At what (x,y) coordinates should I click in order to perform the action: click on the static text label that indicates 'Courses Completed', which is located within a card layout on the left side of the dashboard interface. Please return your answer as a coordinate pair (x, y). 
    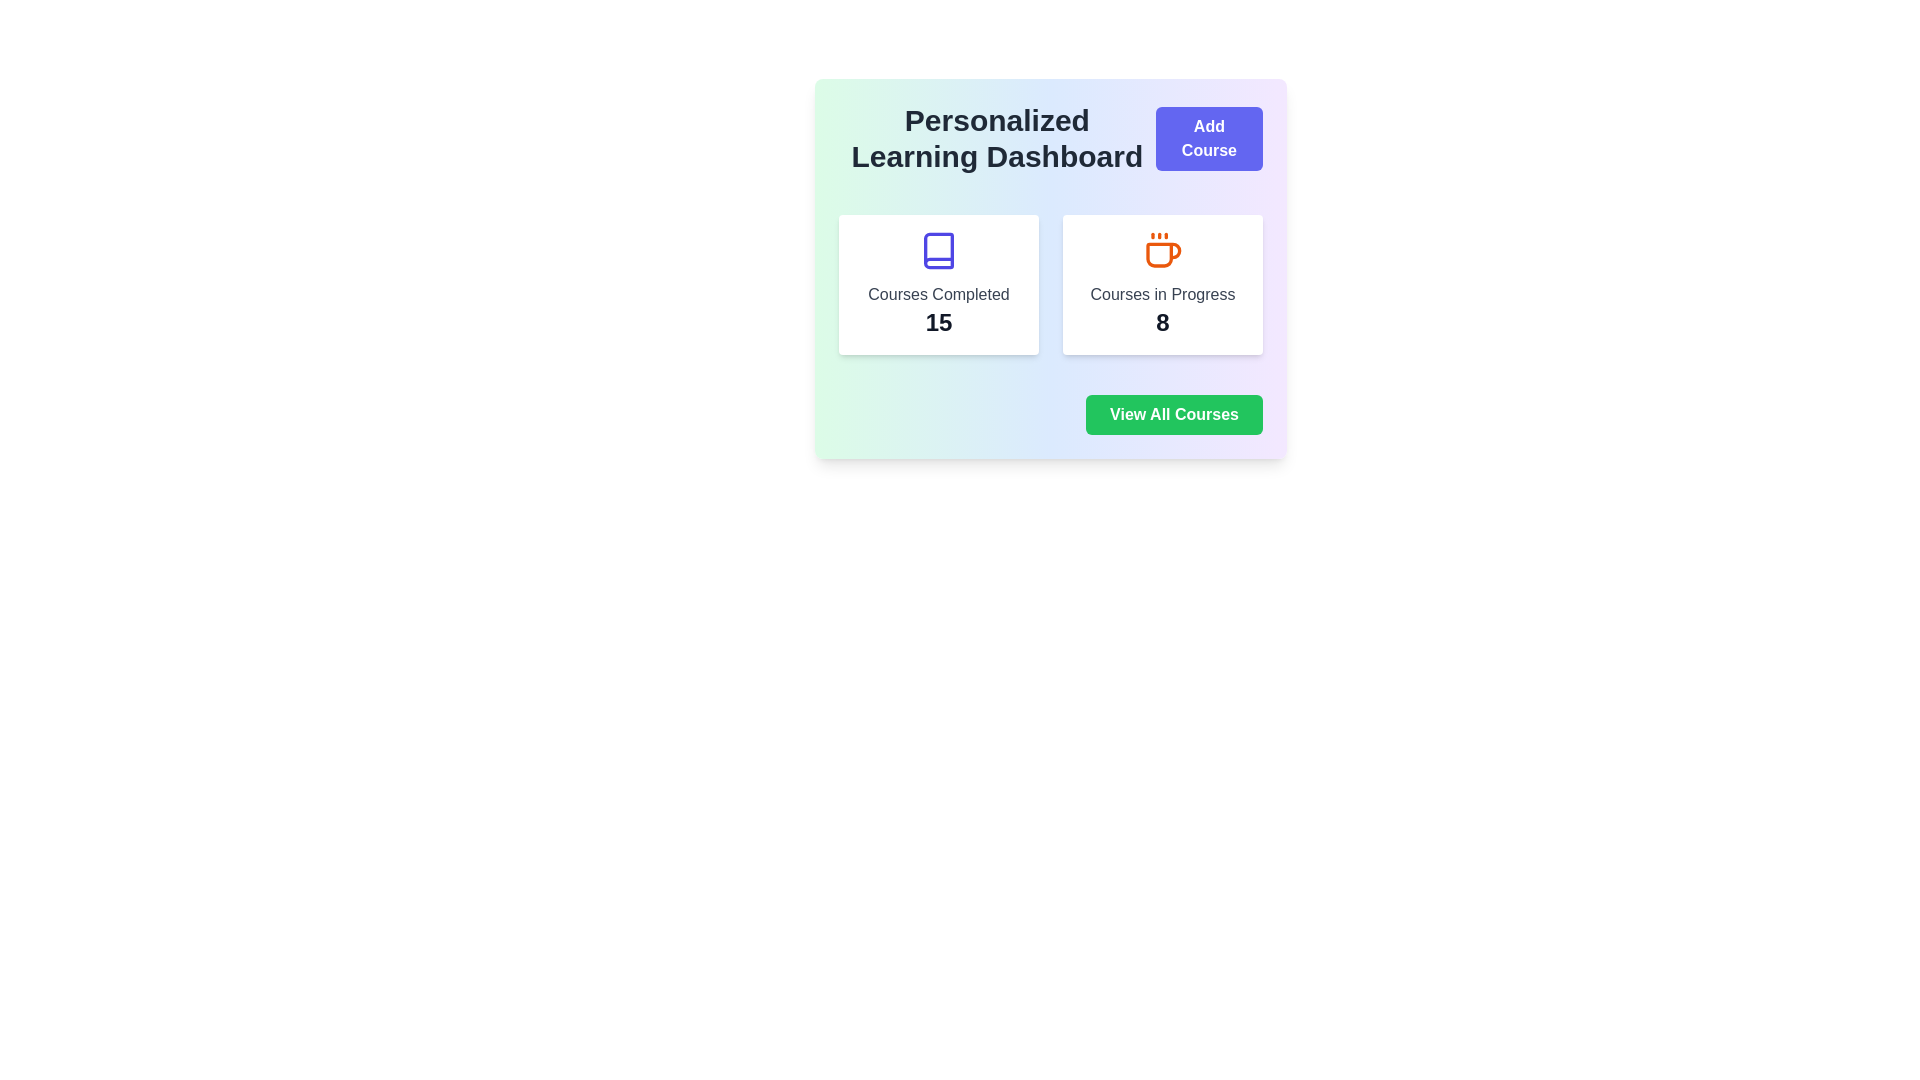
    Looking at the image, I should click on (938, 294).